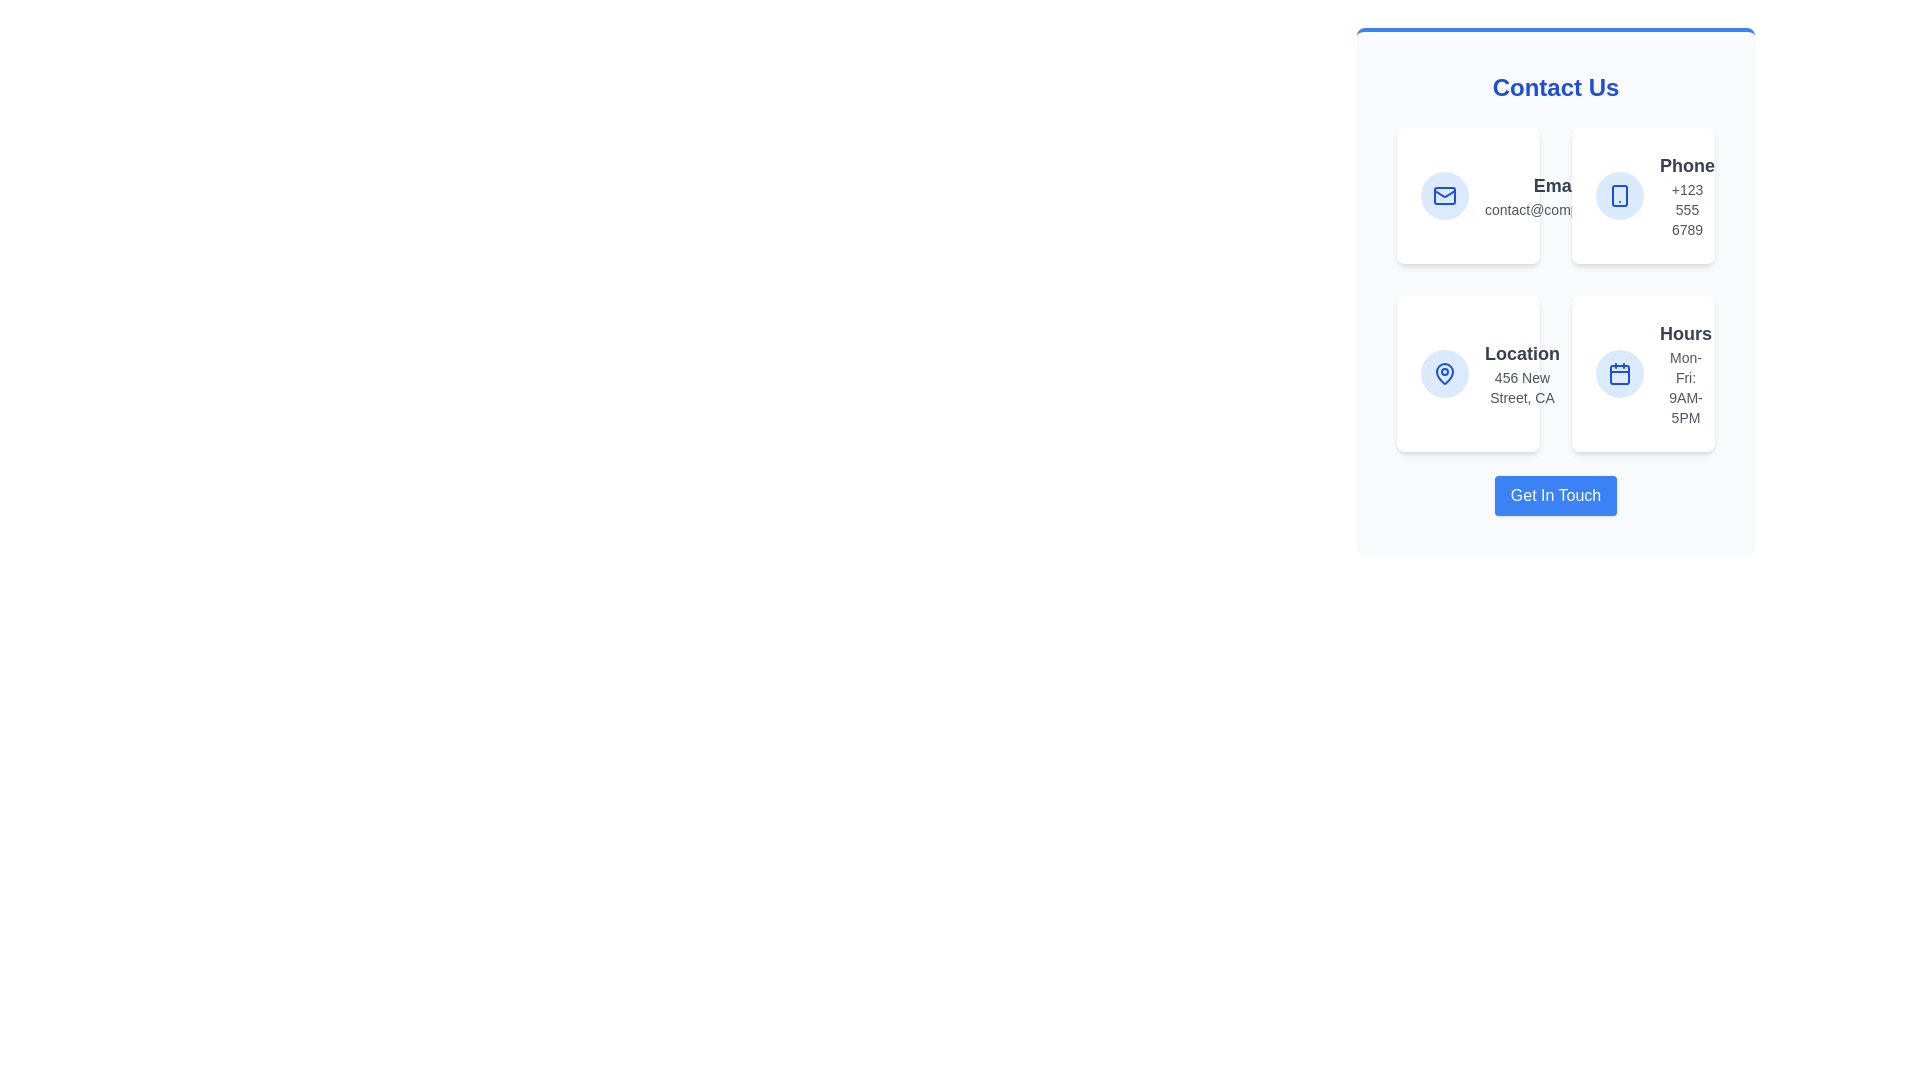 The height and width of the screenshot is (1080, 1920). Describe the element at coordinates (1556, 196) in the screenshot. I see `text content displayed in the Text display element that shows 'Email' and 'contact@company.com' within the top-left card under 'Contact Us'` at that location.